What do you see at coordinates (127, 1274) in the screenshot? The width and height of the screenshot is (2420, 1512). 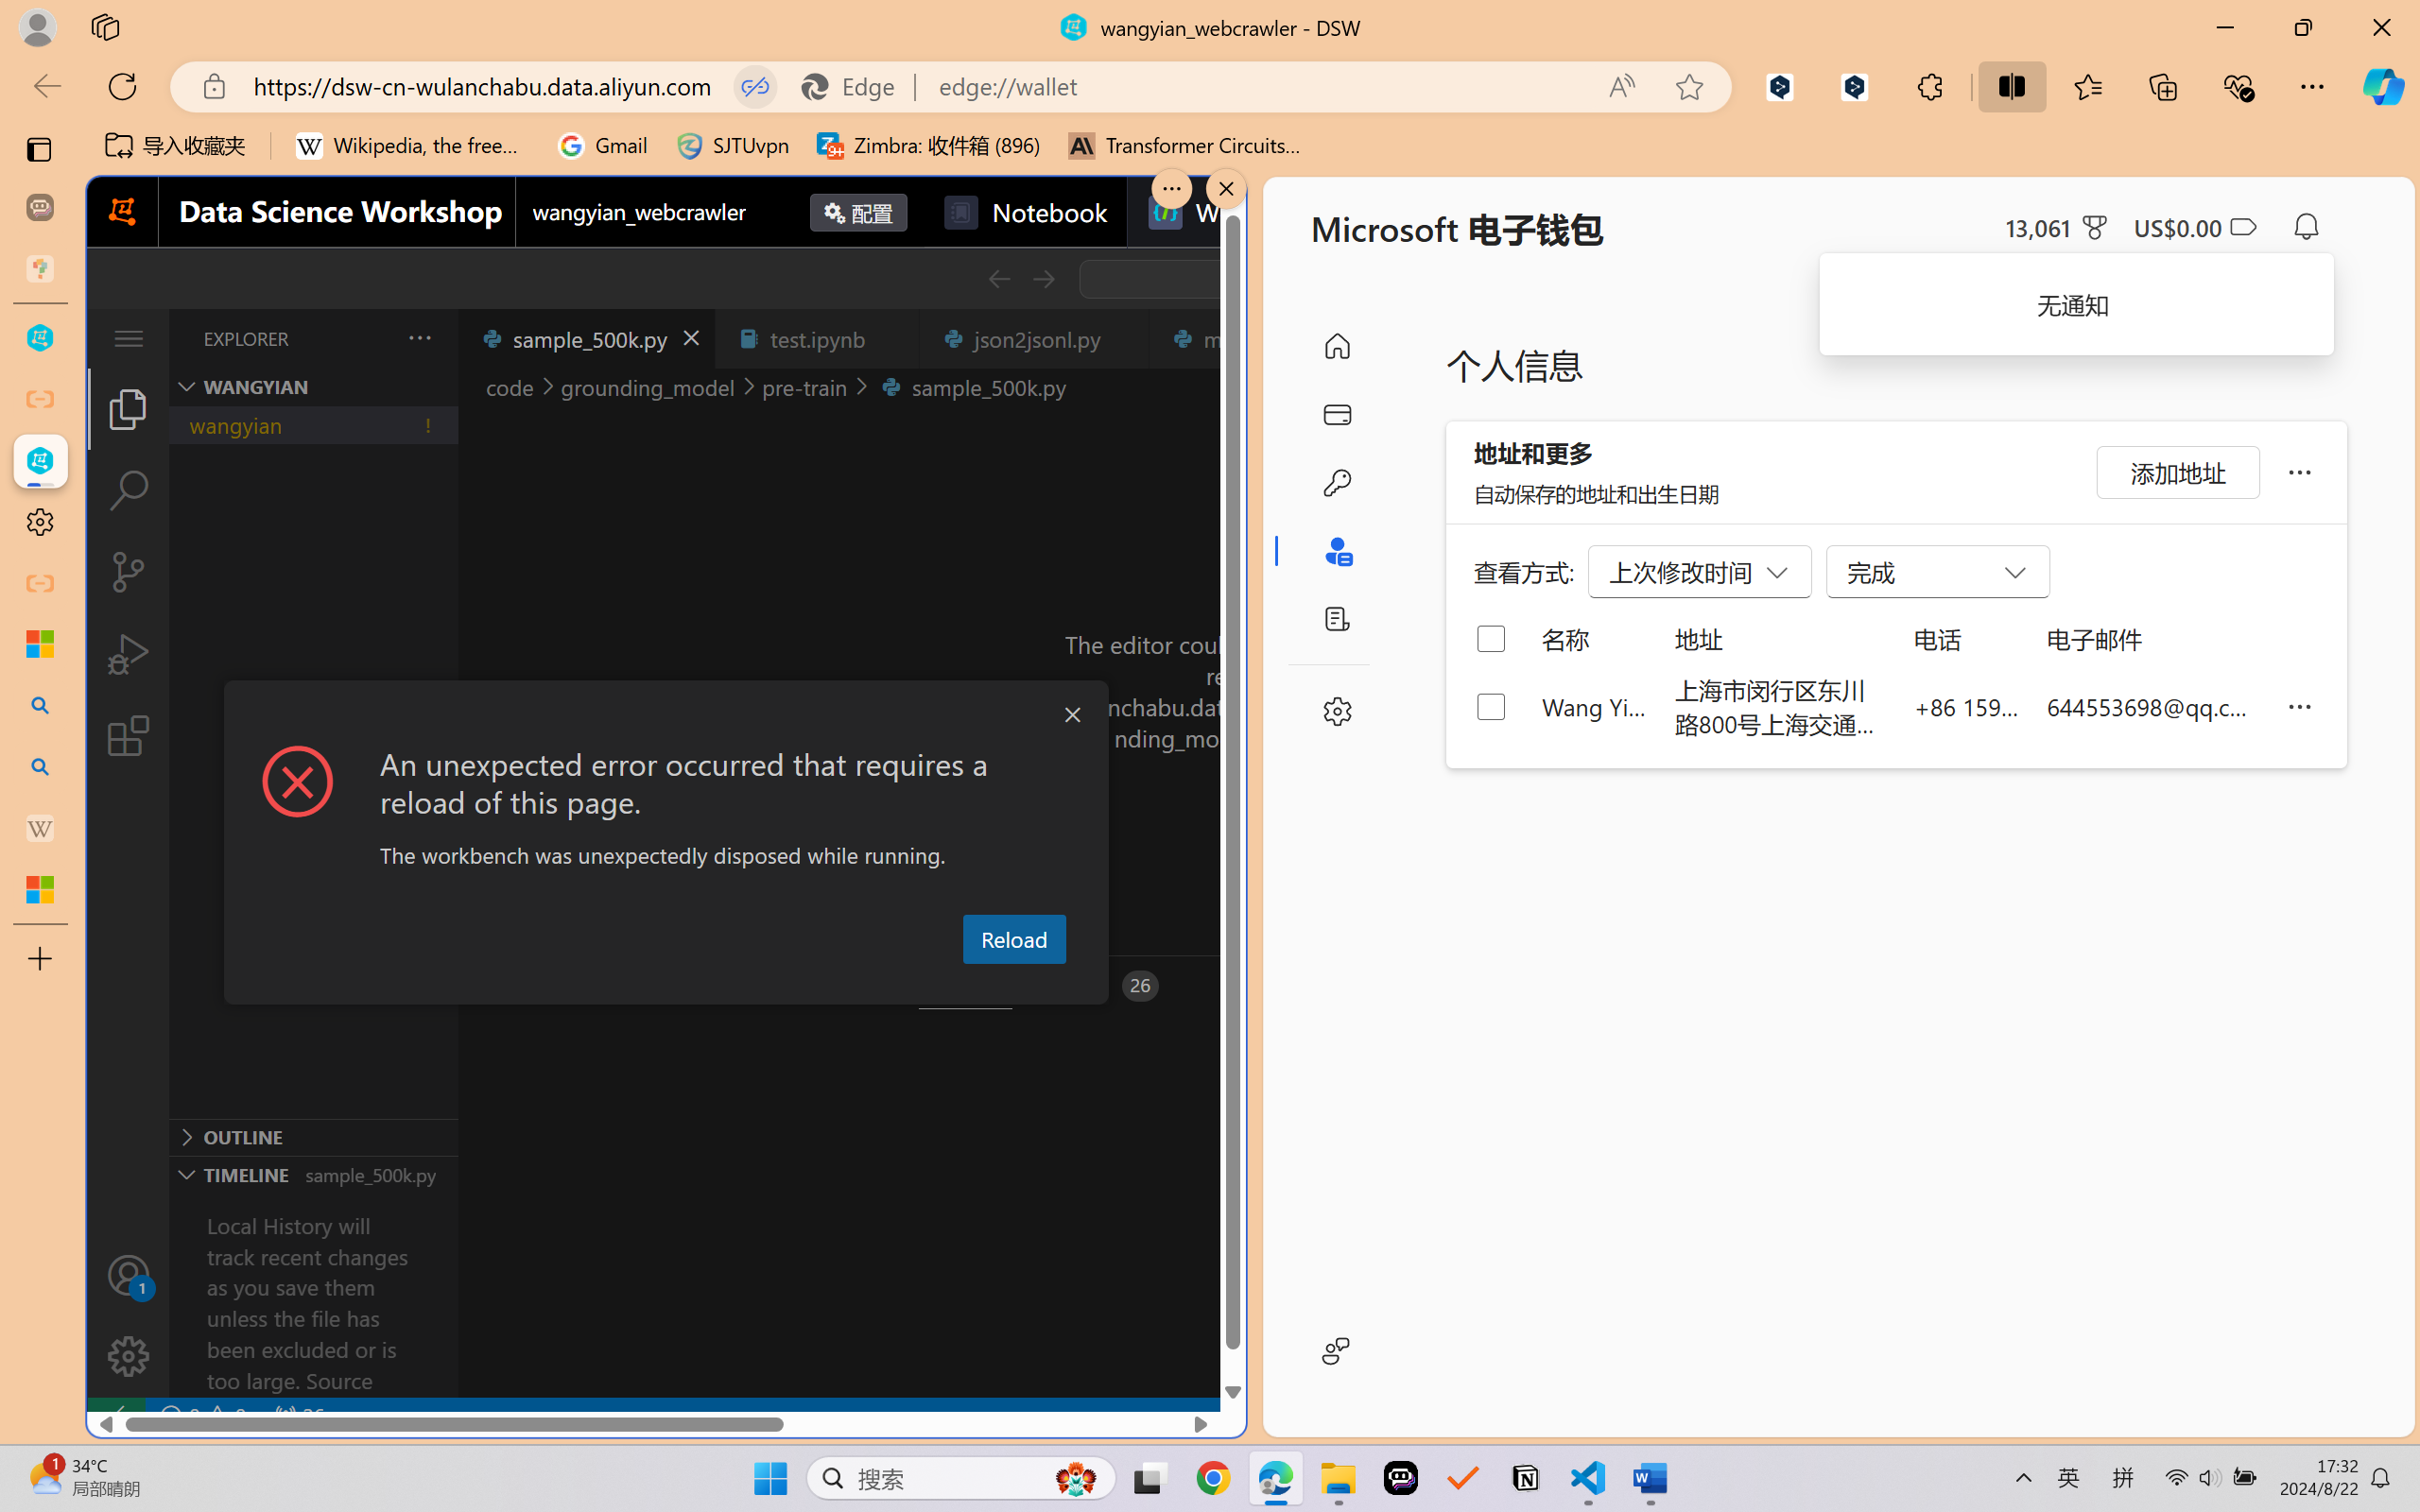 I see `'Accounts - Sign in requested'` at bounding box center [127, 1274].